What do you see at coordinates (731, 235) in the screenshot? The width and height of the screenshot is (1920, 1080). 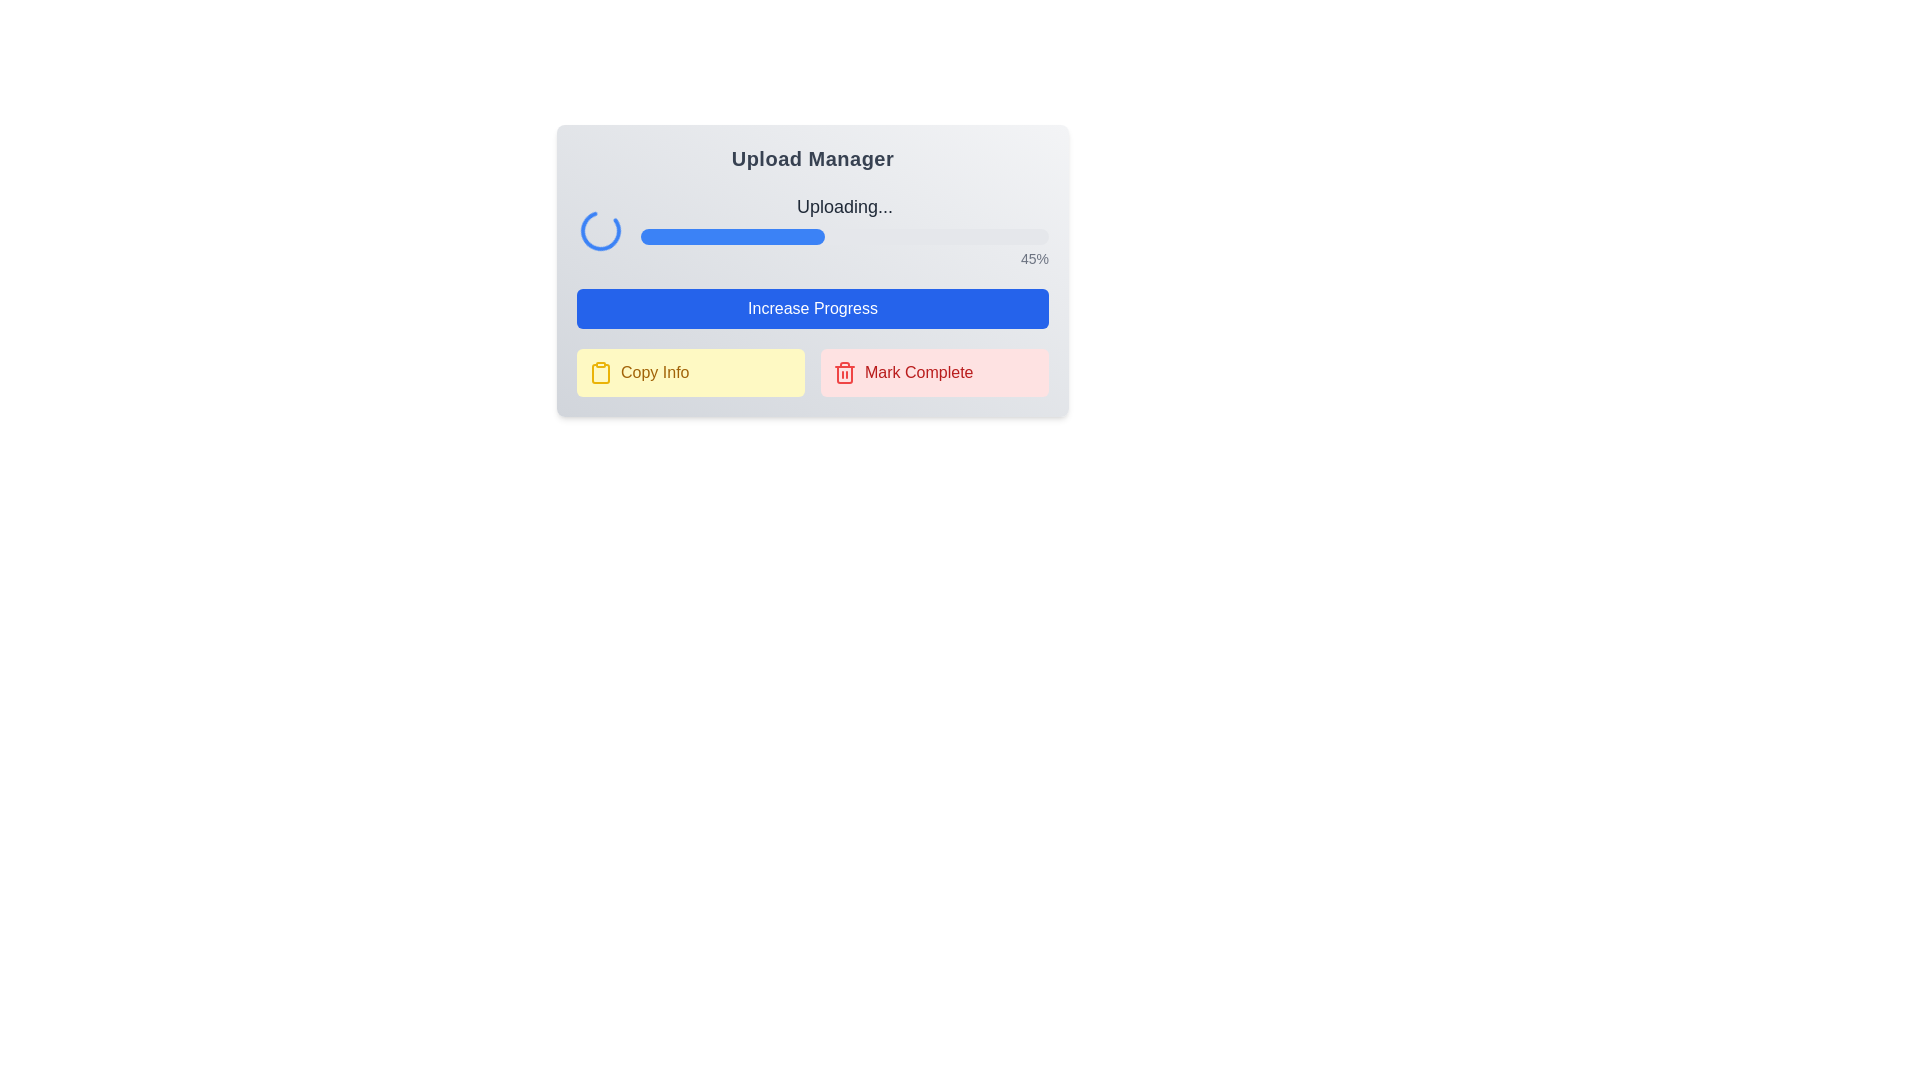 I see `the progress indicator that visually represents the progress made in the upload task, currently at 45%, located within the 'Upload Manager' panel` at bounding box center [731, 235].